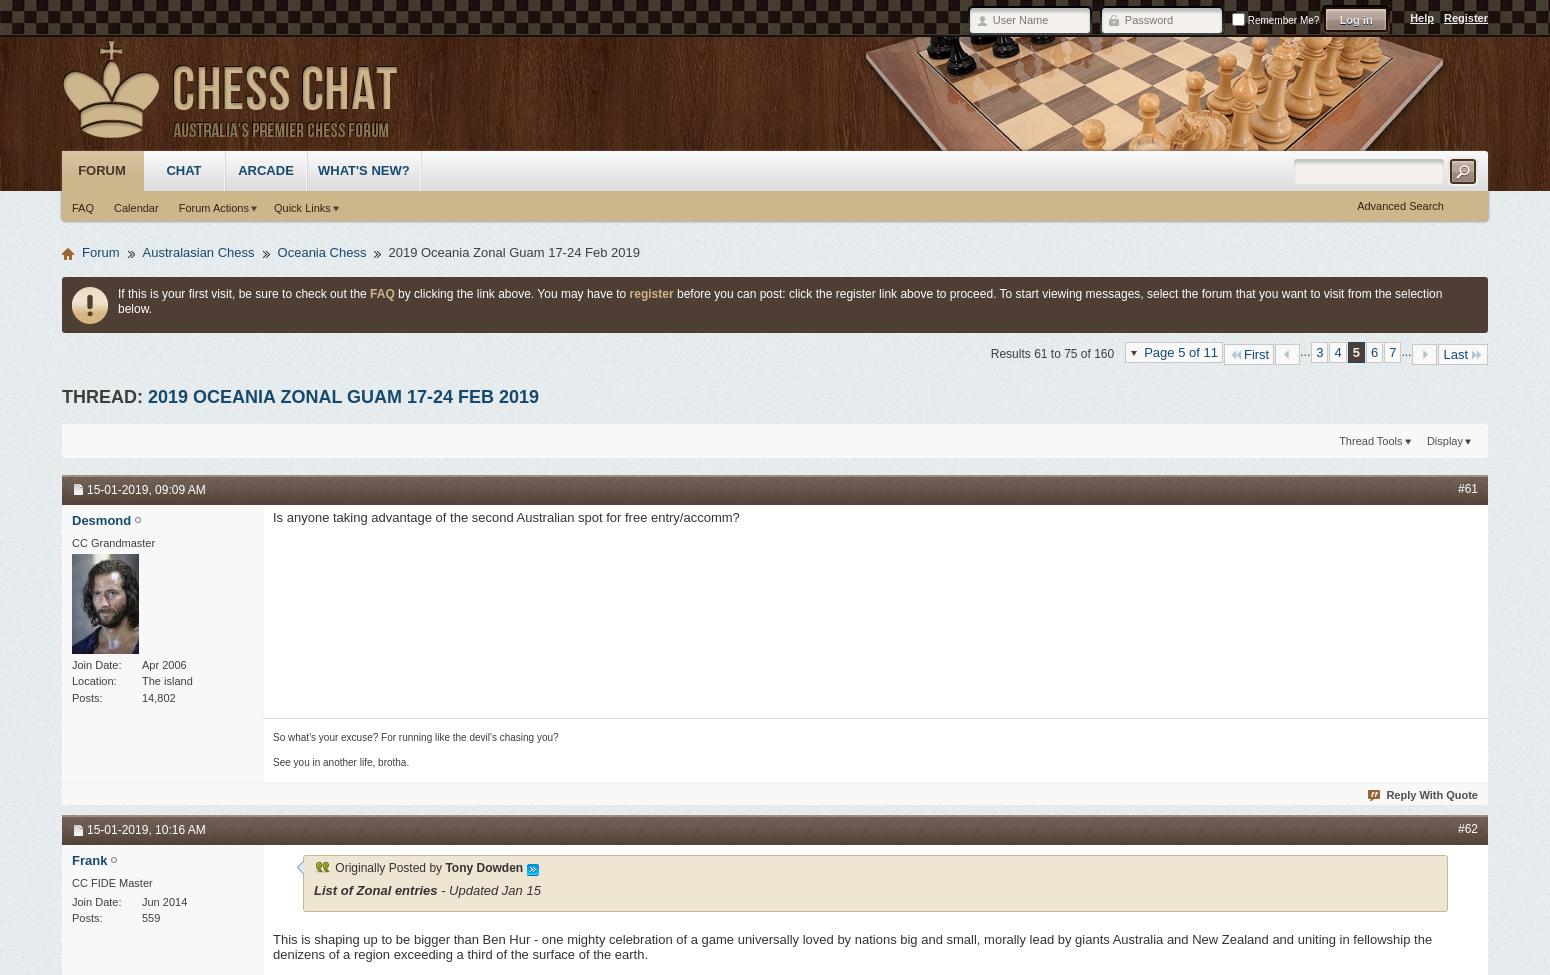  What do you see at coordinates (1051, 352) in the screenshot?
I see `'Results 61 to 75 of 160'` at bounding box center [1051, 352].